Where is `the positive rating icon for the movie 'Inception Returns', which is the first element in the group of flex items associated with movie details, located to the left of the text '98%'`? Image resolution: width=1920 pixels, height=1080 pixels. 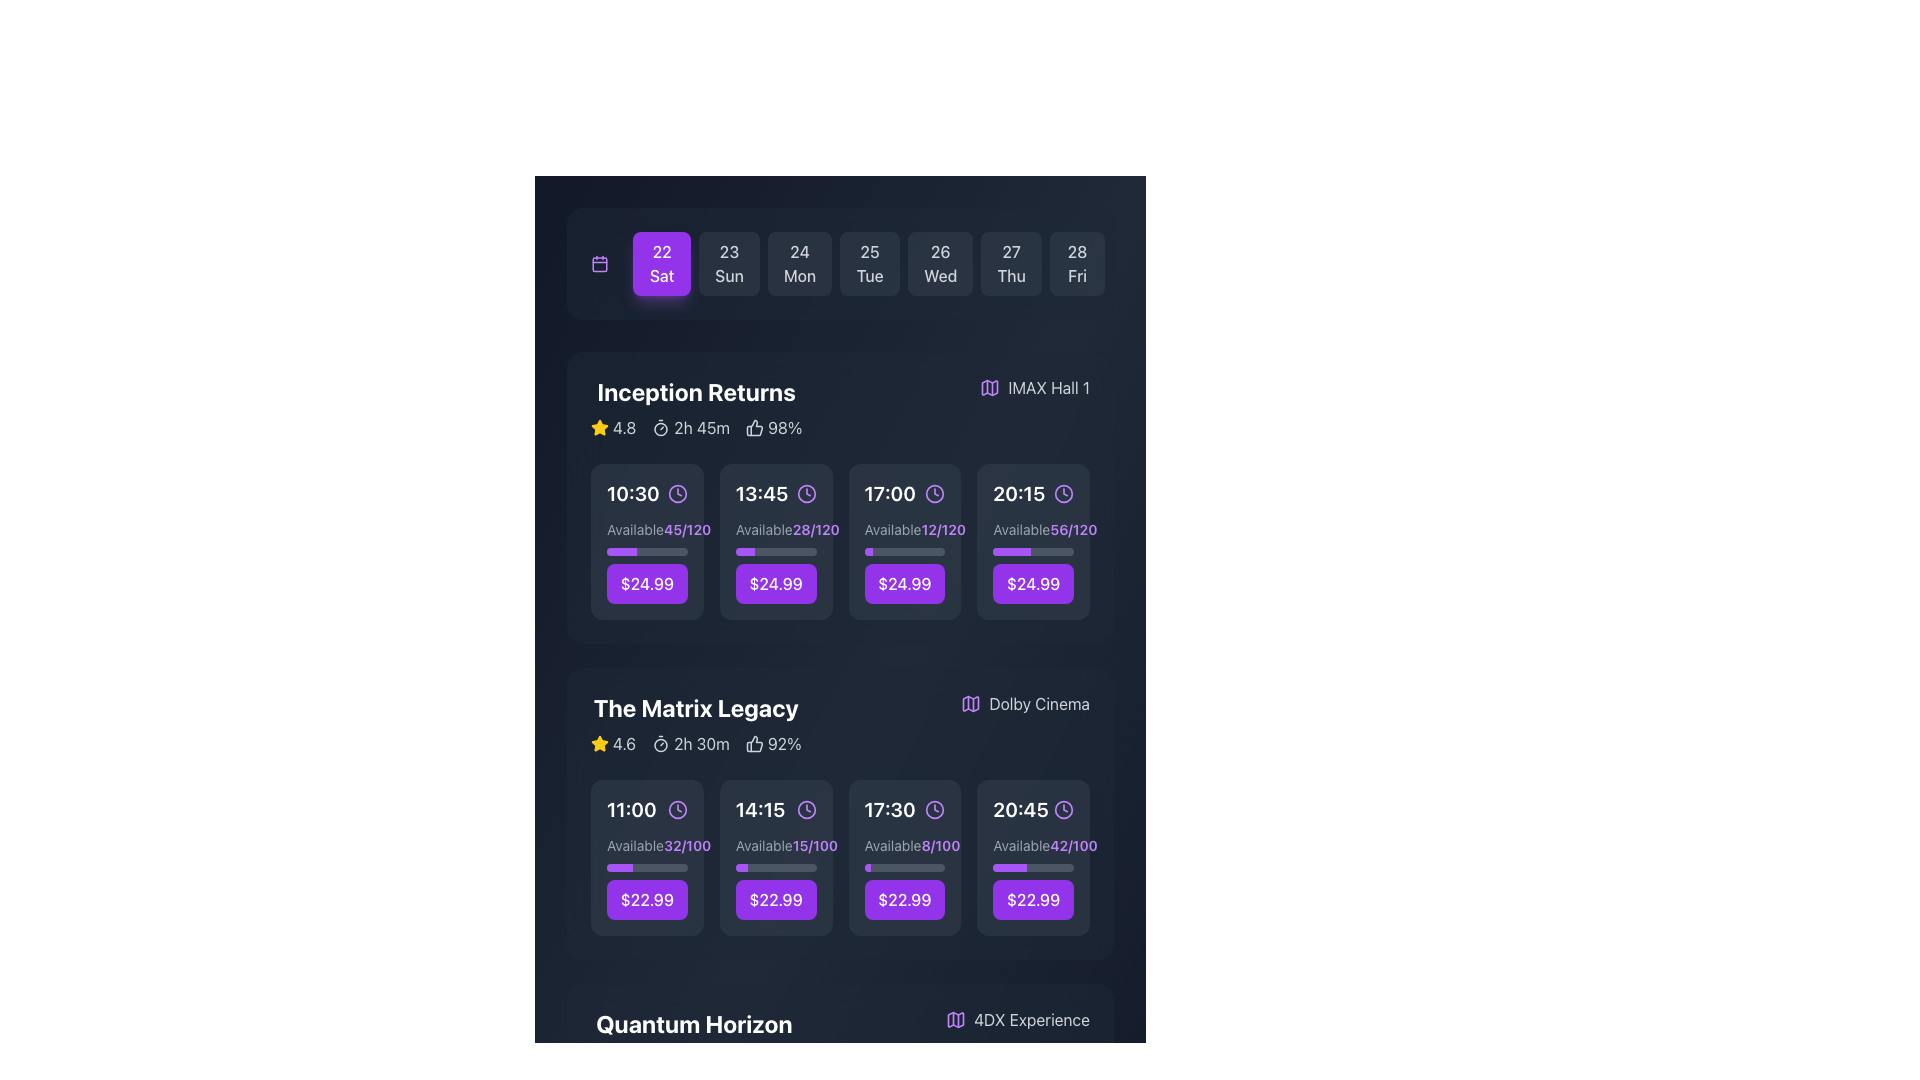
the positive rating icon for the movie 'Inception Returns', which is the first element in the group of flex items associated with movie details, located to the left of the text '98%' is located at coordinates (754, 427).